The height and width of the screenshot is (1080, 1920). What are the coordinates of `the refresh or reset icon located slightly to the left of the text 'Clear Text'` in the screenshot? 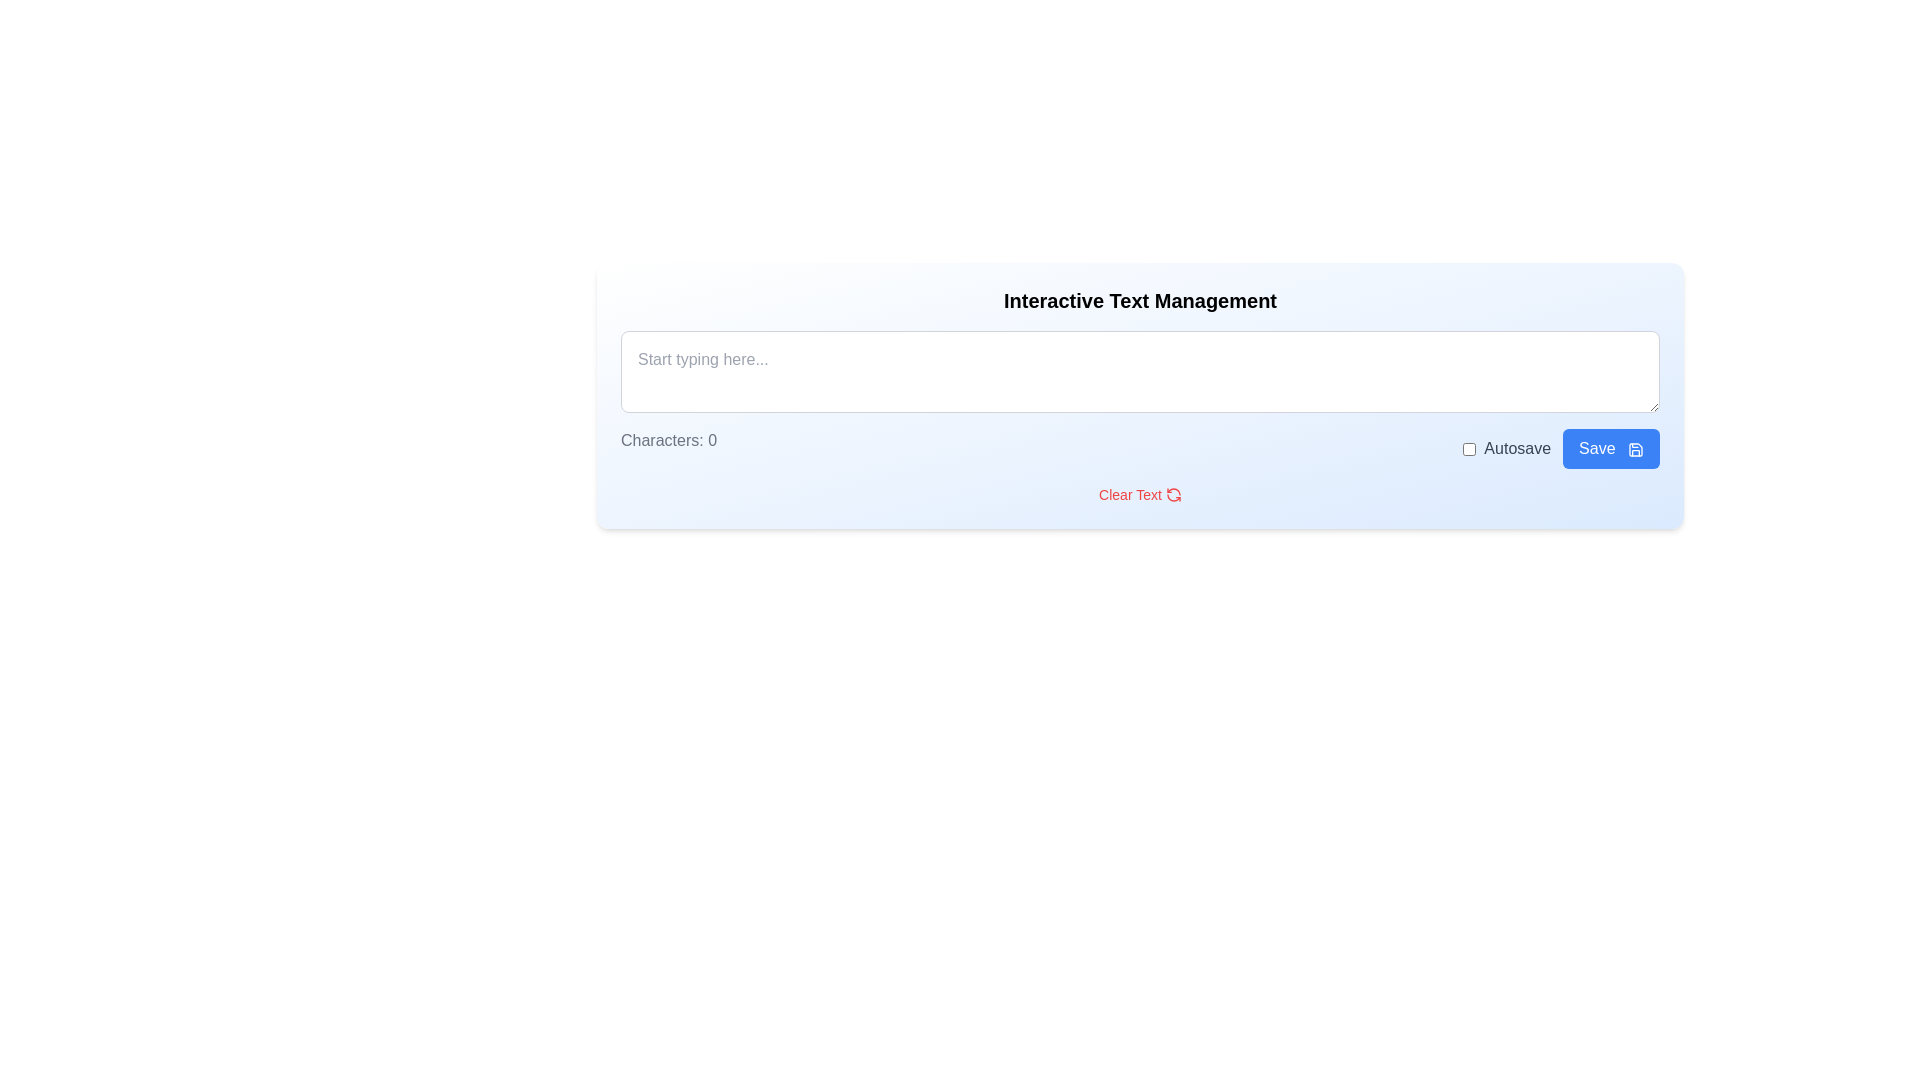 It's located at (1173, 494).